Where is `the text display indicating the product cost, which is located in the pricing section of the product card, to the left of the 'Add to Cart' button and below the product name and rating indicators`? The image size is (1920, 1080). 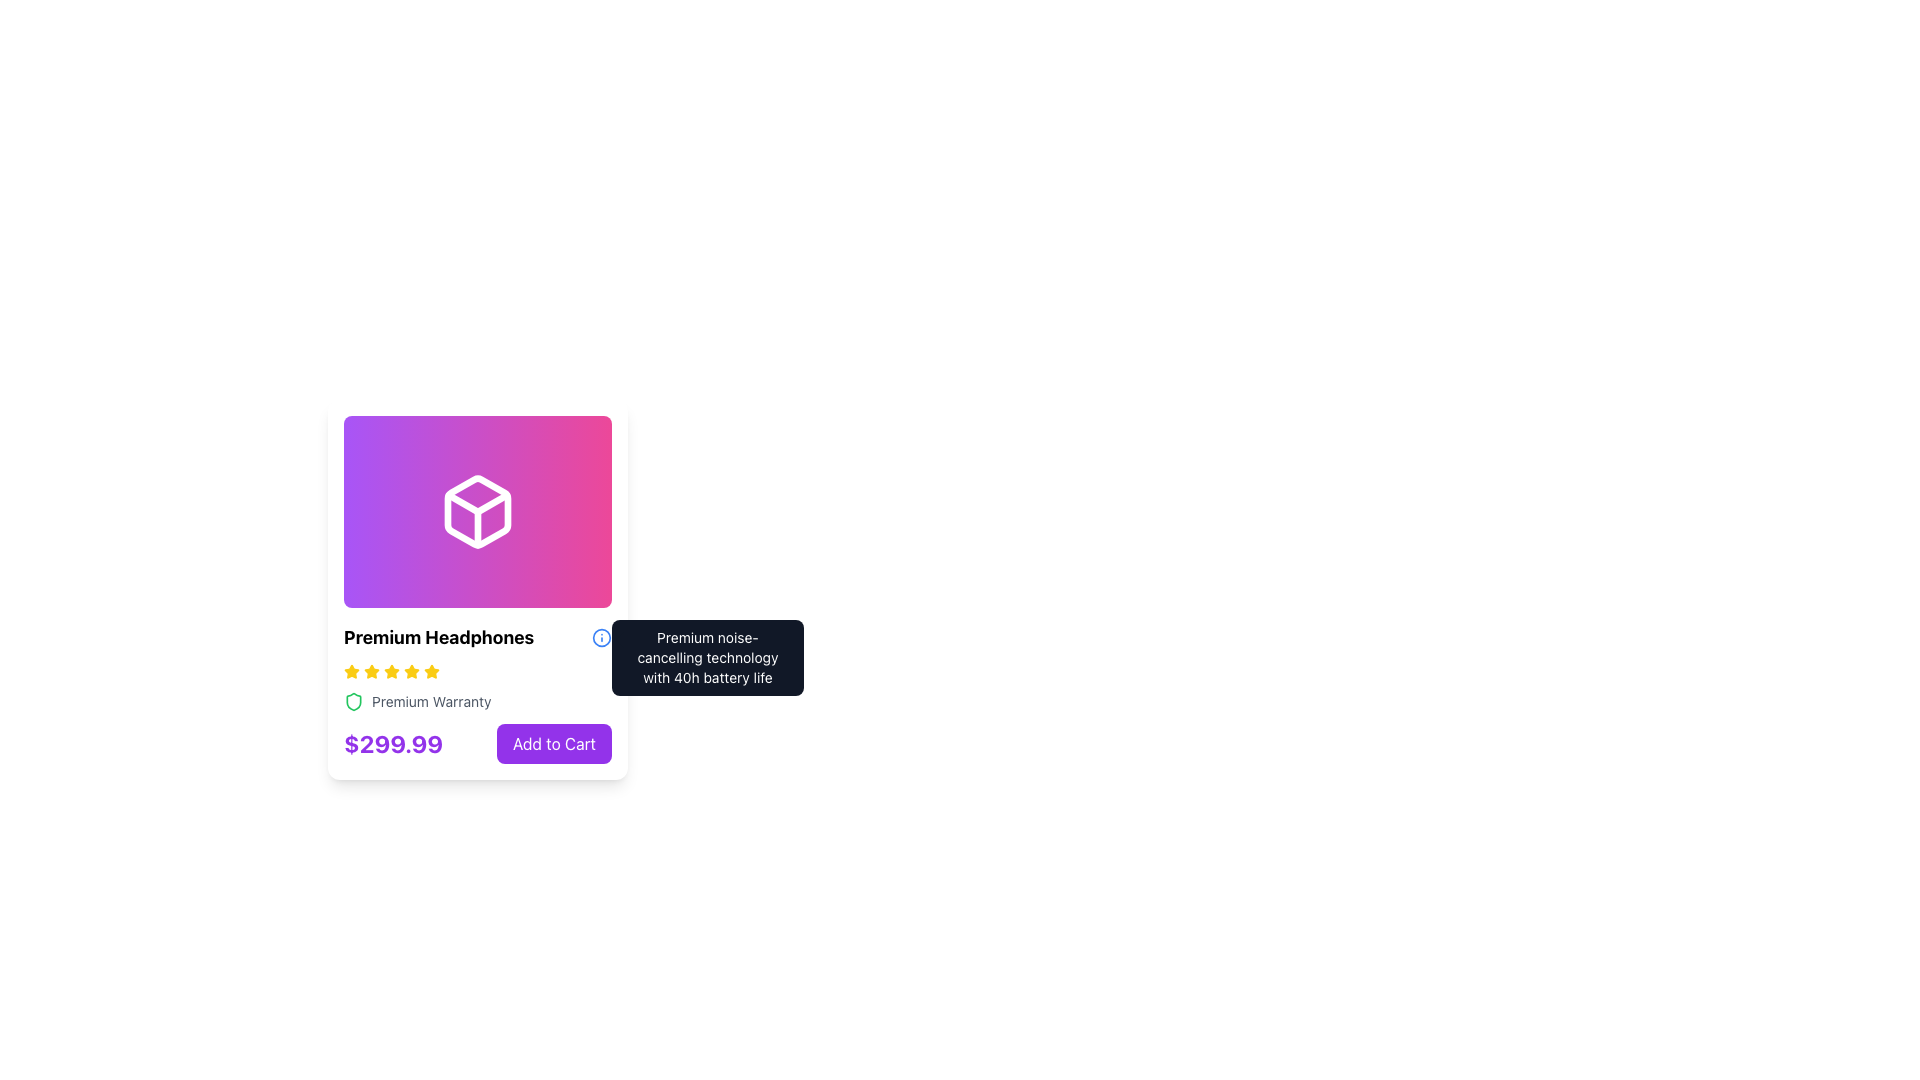
the text display indicating the product cost, which is located in the pricing section of the product card, to the left of the 'Add to Cart' button and below the product name and rating indicators is located at coordinates (393, 744).